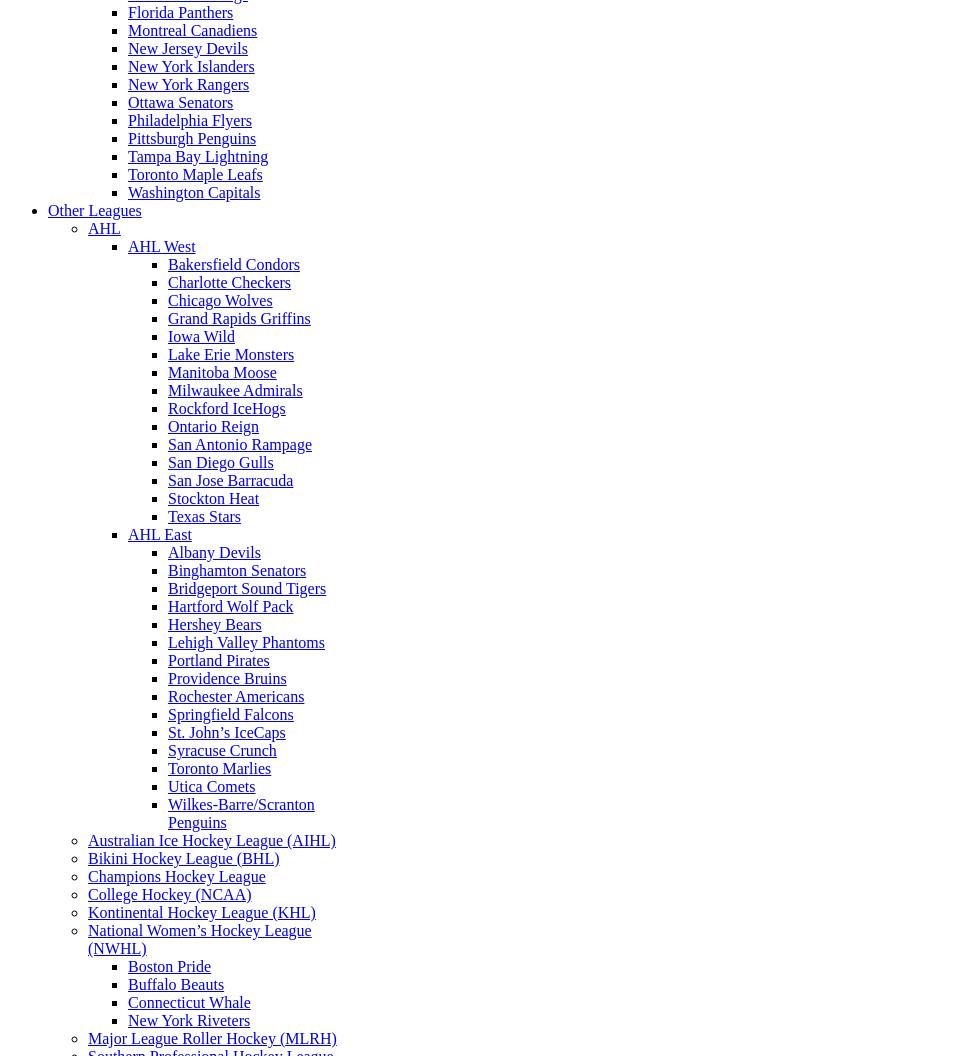 The width and height of the screenshot is (978, 1056). I want to click on 'New Jersey Devils', so click(128, 48).